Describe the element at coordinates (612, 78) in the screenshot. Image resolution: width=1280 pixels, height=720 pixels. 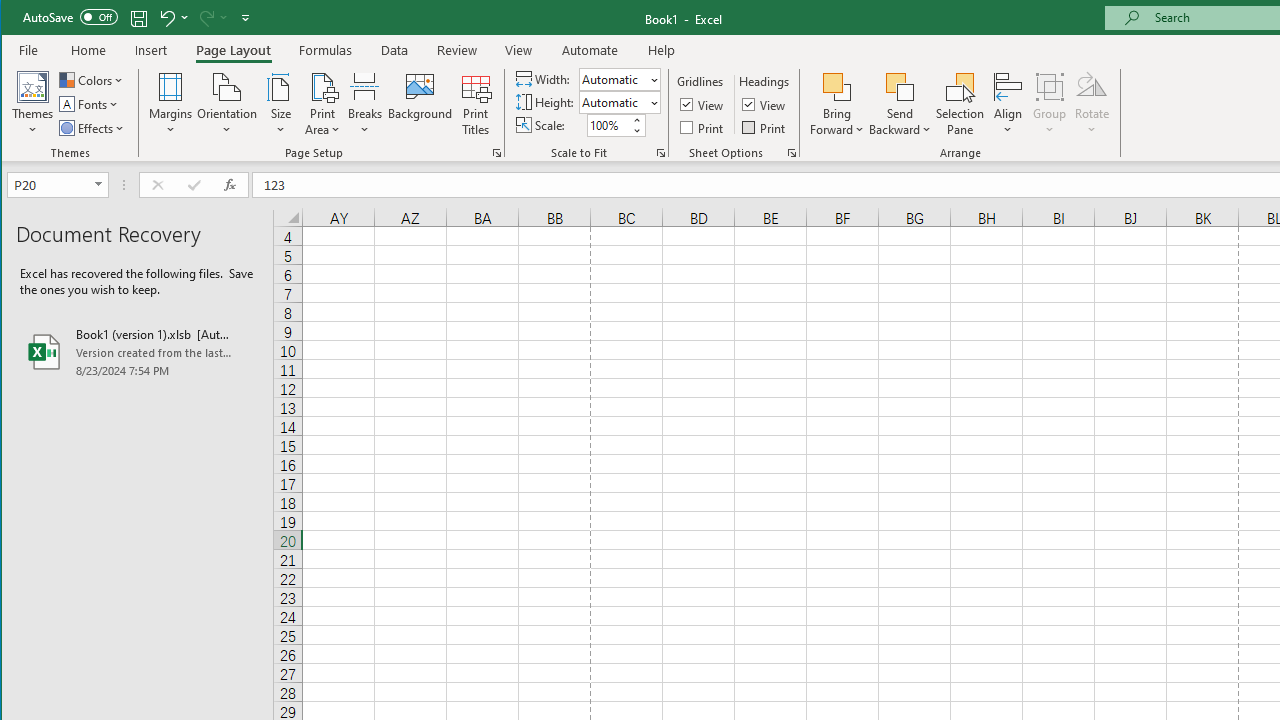
I see `'Width'` at that location.